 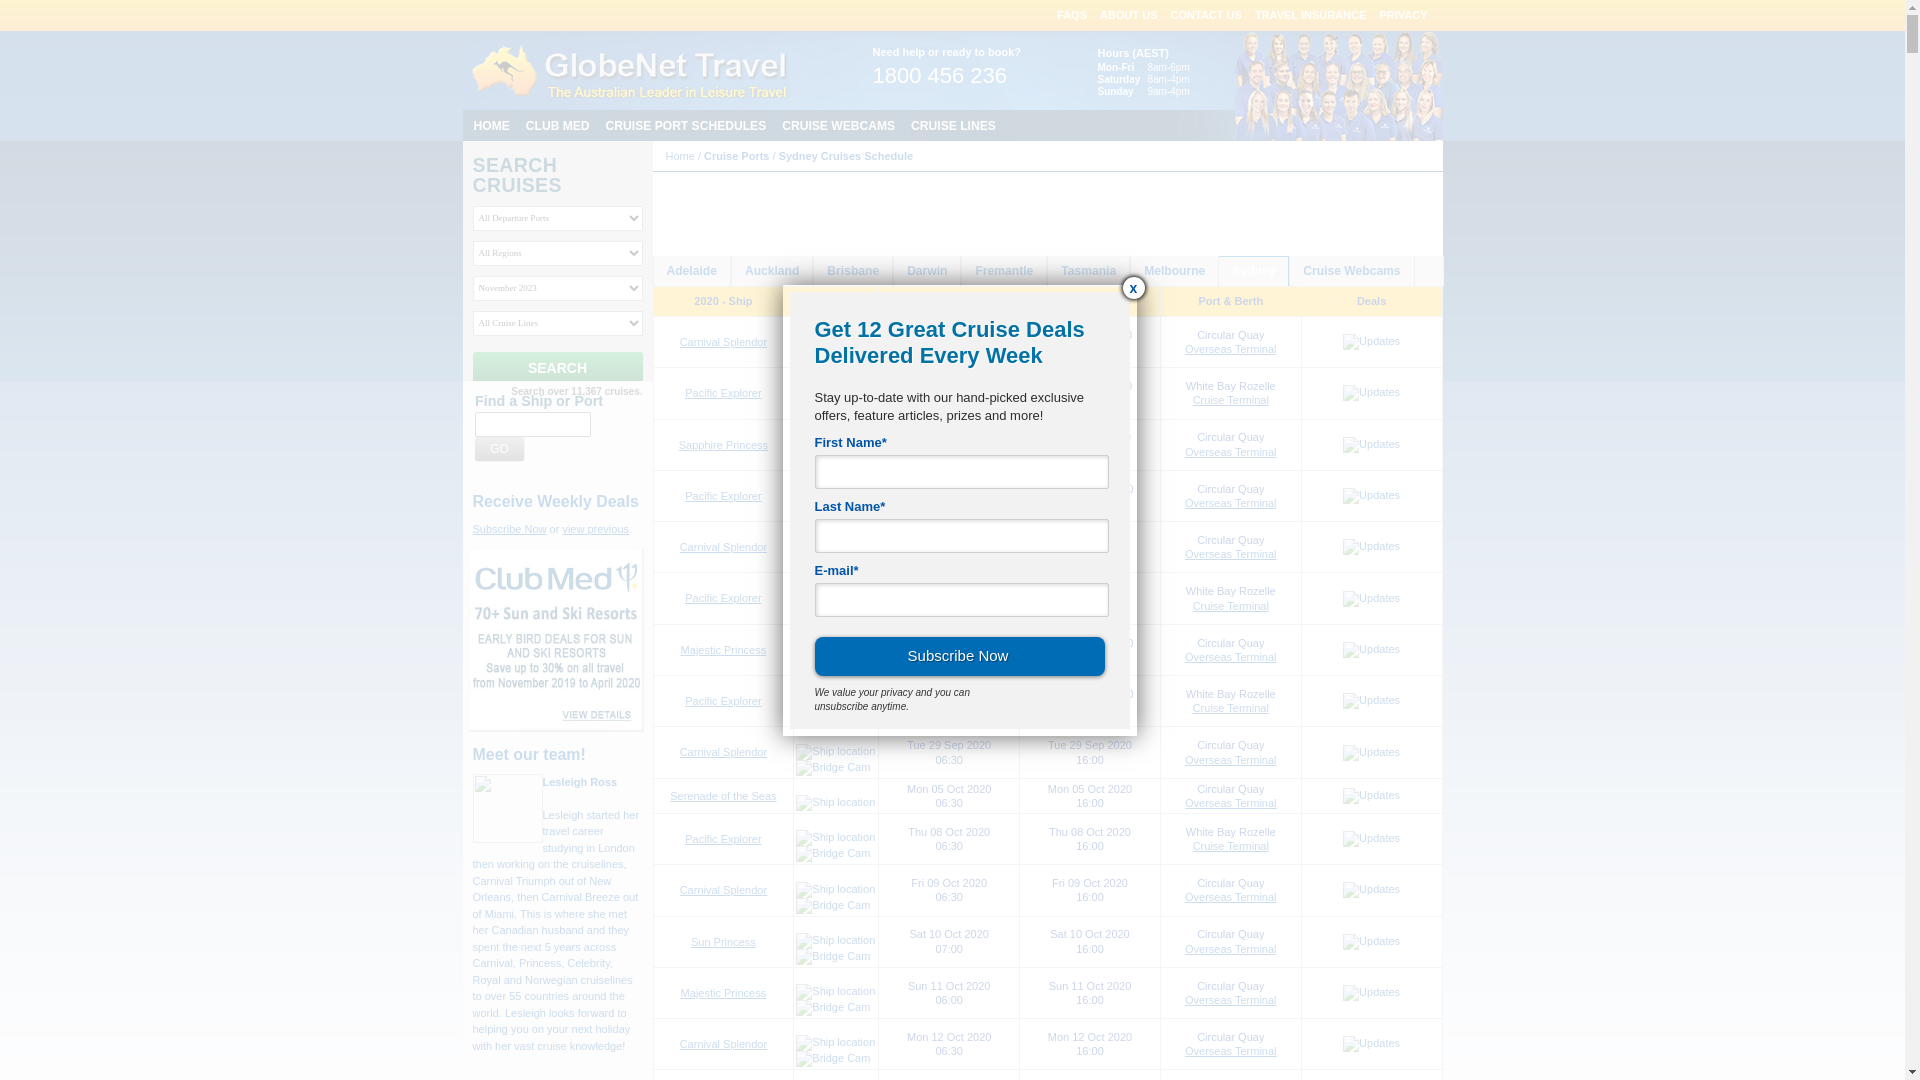 I want to click on 'Pacific Explorer', so click(x=722, y=393).